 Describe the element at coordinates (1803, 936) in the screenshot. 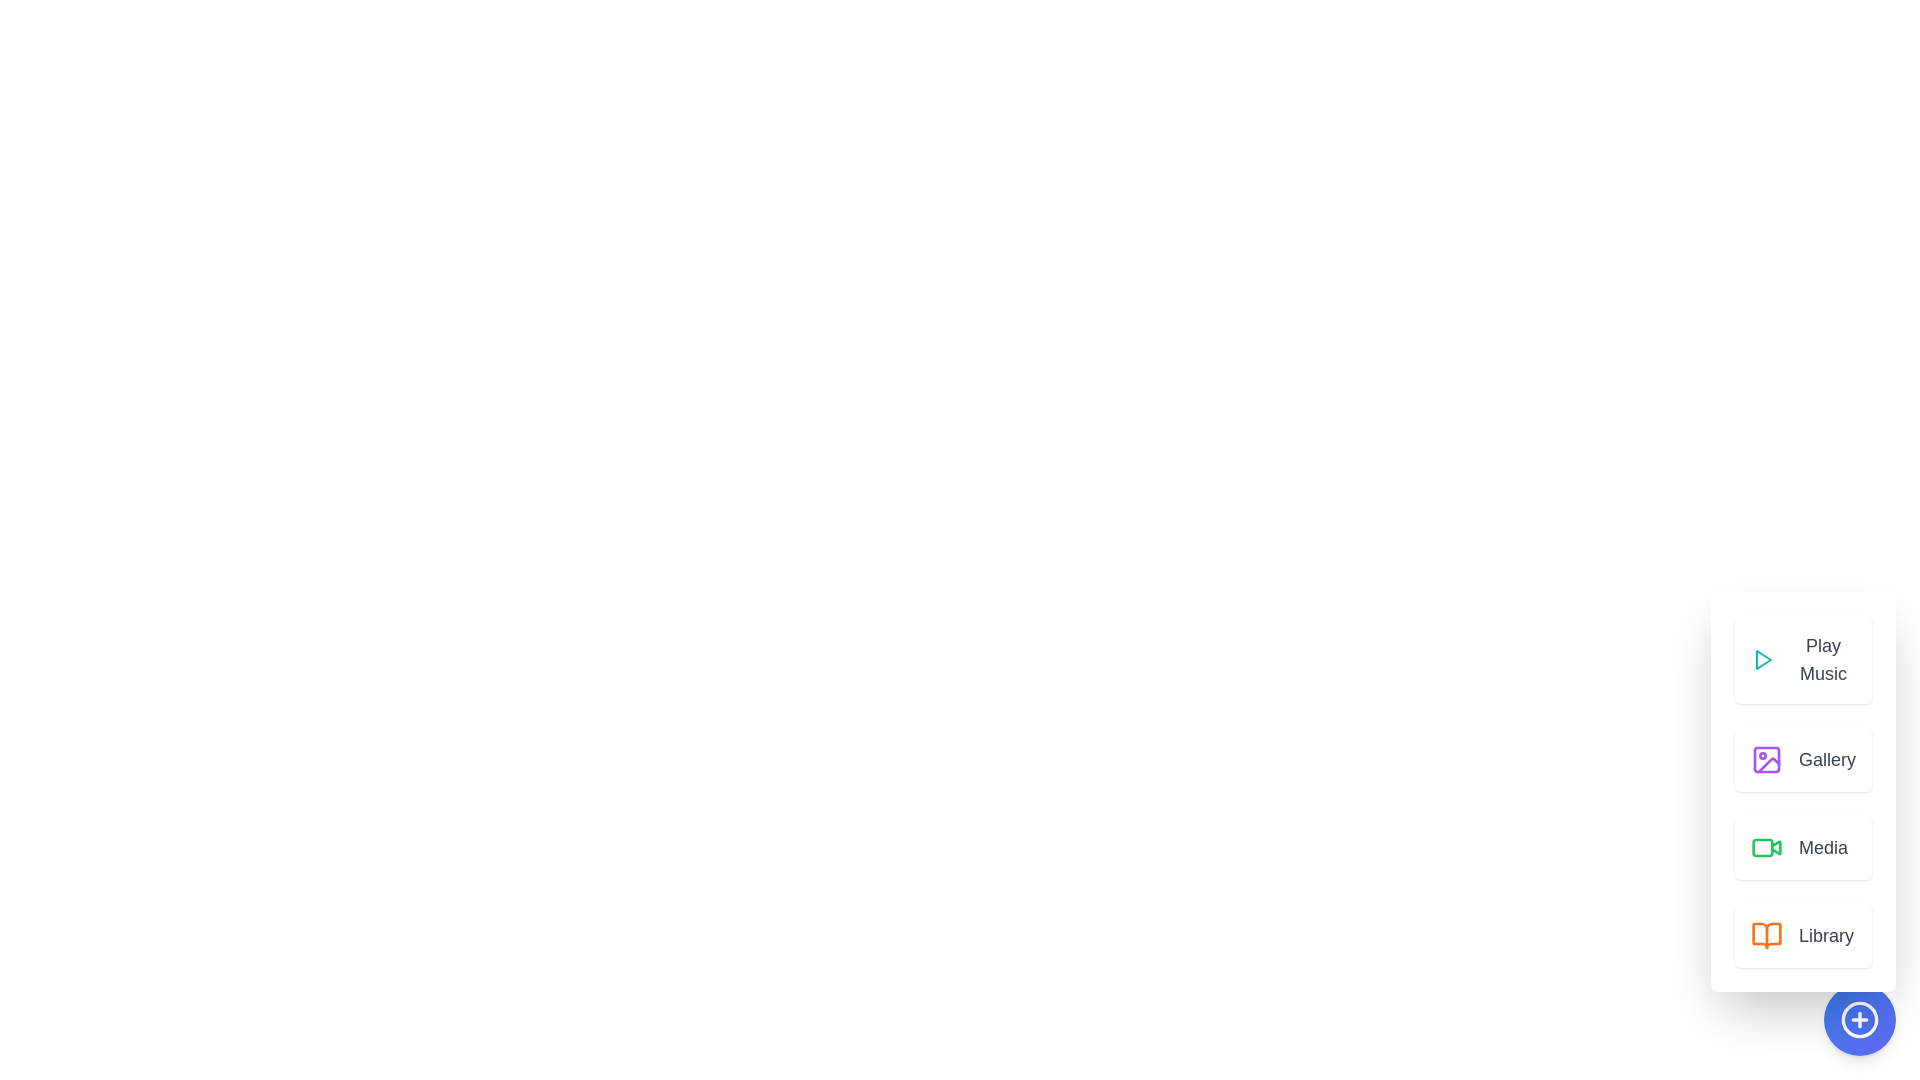

I see `the Library button to access the respective media content` at that location.